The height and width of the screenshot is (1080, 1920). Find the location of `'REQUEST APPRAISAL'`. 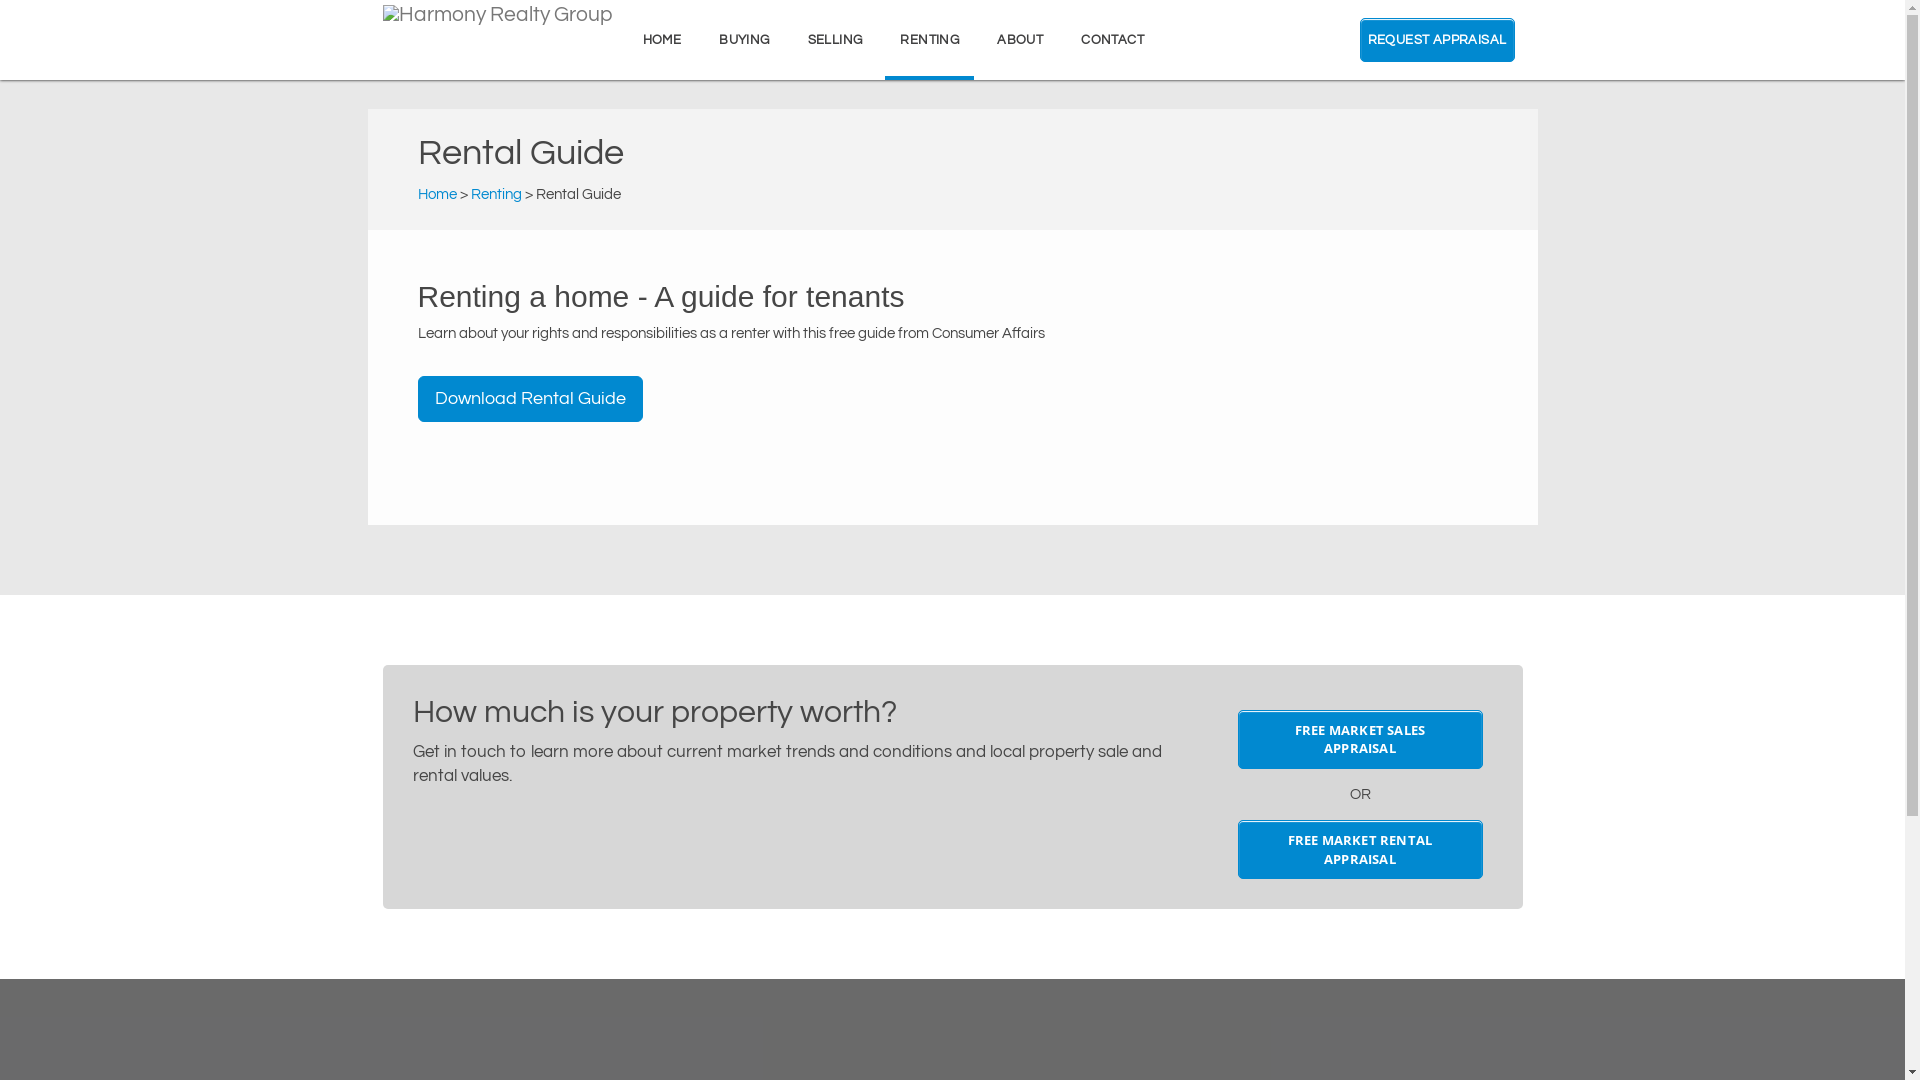

'REQUEST APPRAISAL' is located at coordinates (1436, 39).